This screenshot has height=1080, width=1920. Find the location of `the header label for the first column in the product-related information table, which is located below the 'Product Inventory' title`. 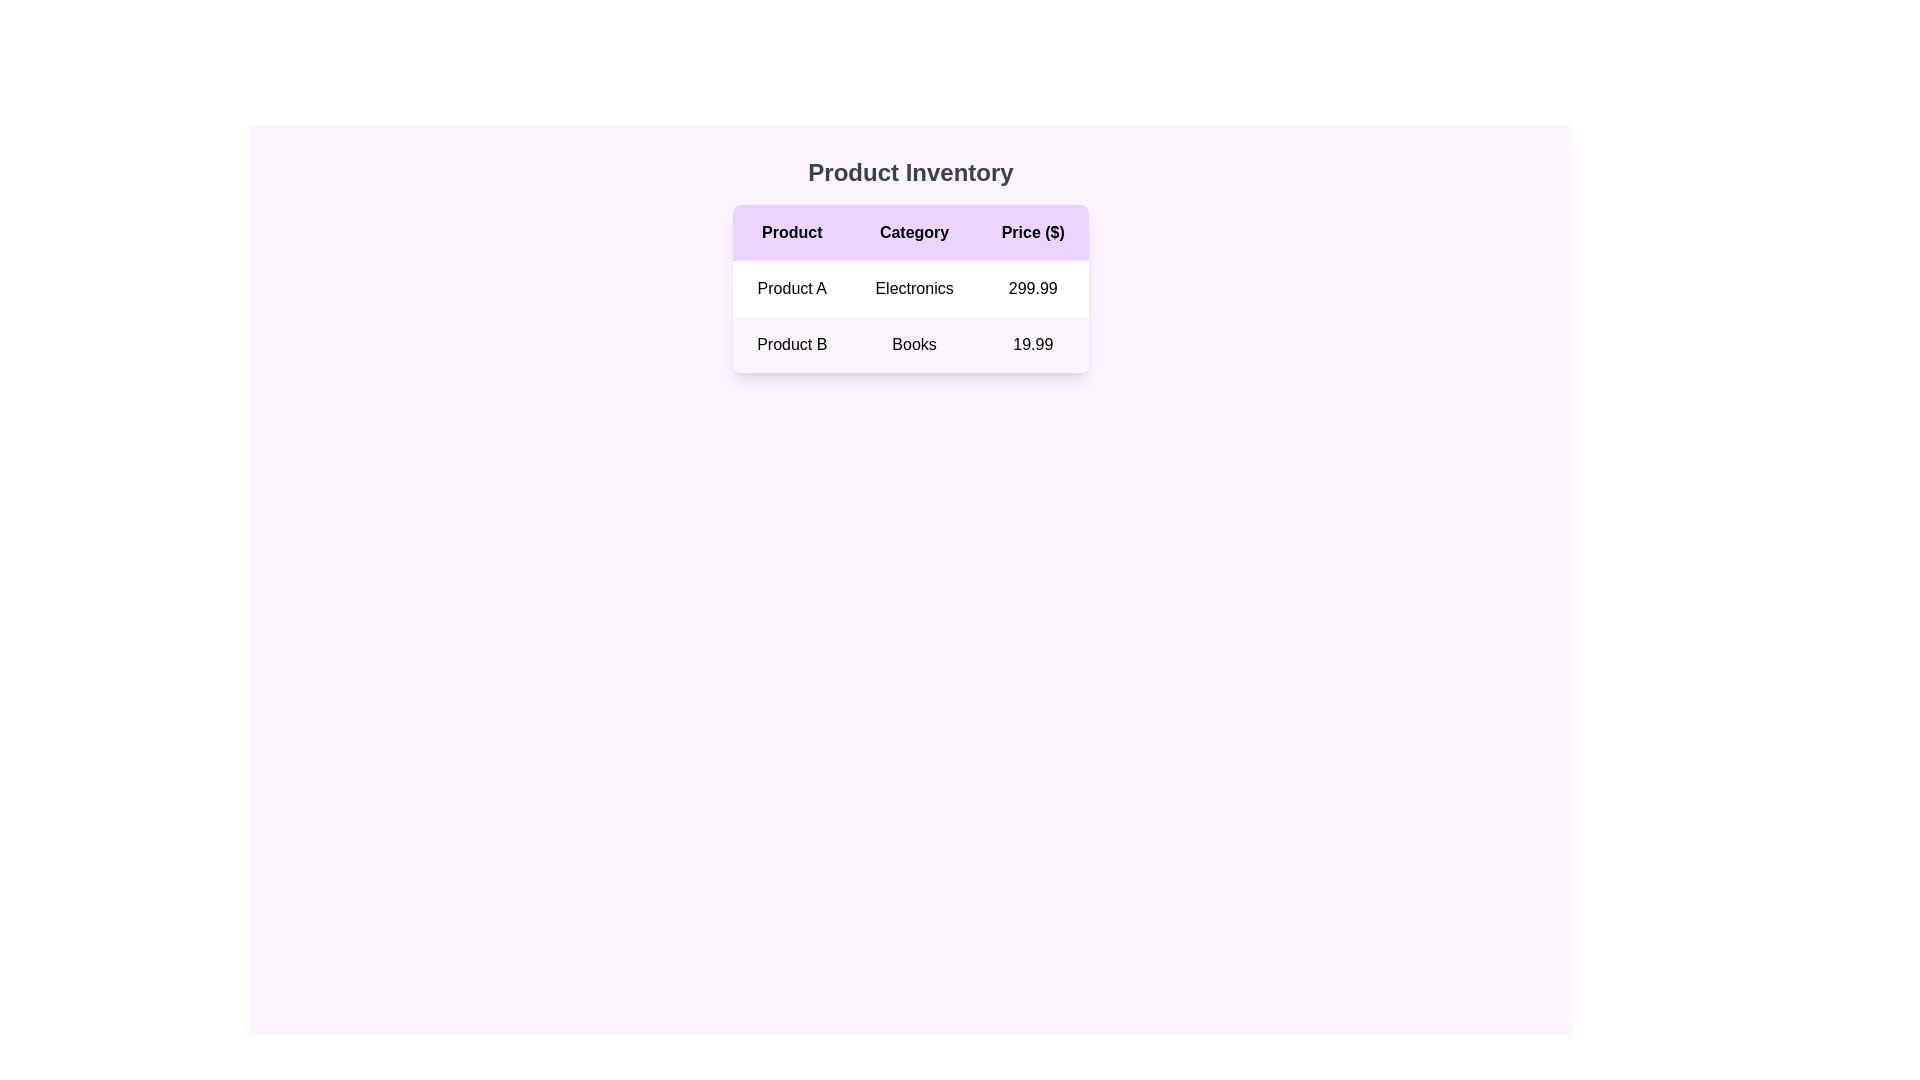

the header label for the first column in the product-related information table, which is located below the 'Product Inventory' title is located at coordinates (791, 231).